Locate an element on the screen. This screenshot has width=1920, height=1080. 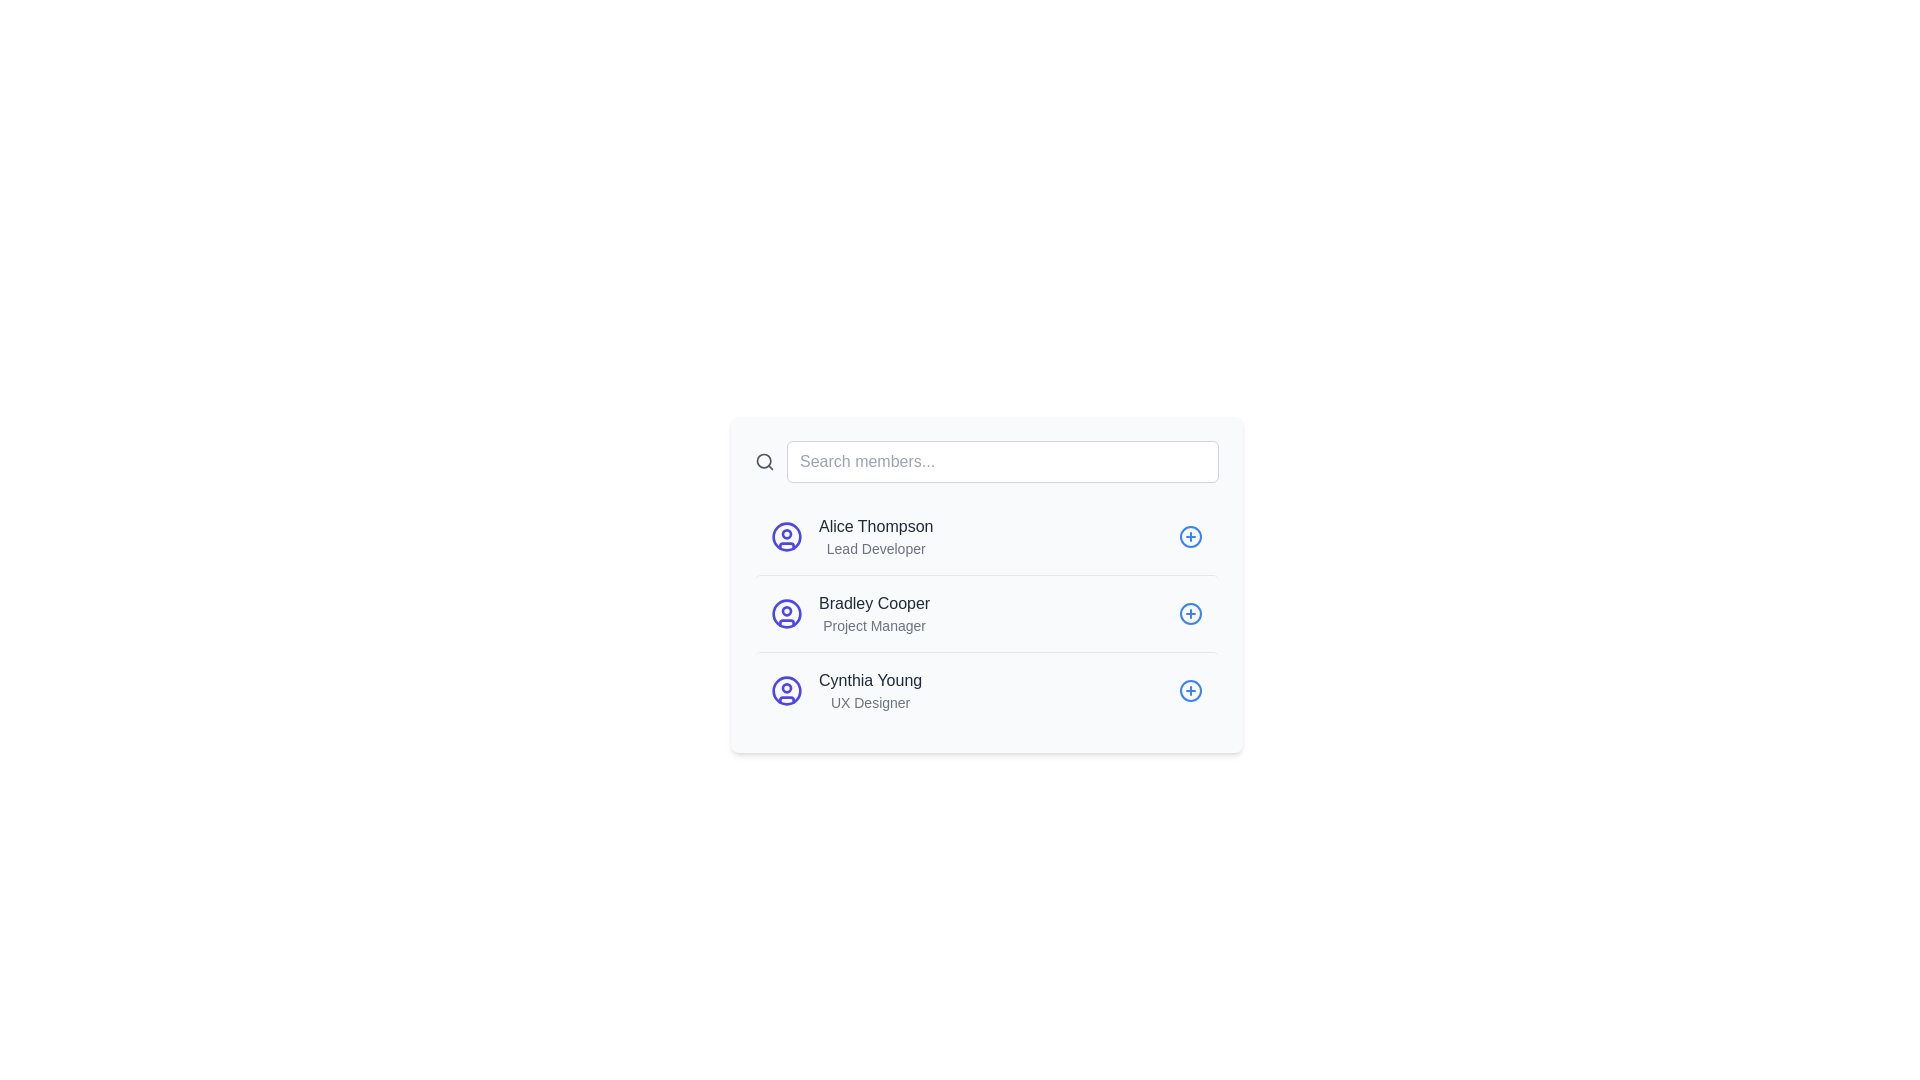
the static text label displaying the name 'Cynthia Young', which is part of the user profiles list and located above the job title 'UX Designer' is located at coordinates (870, 680).